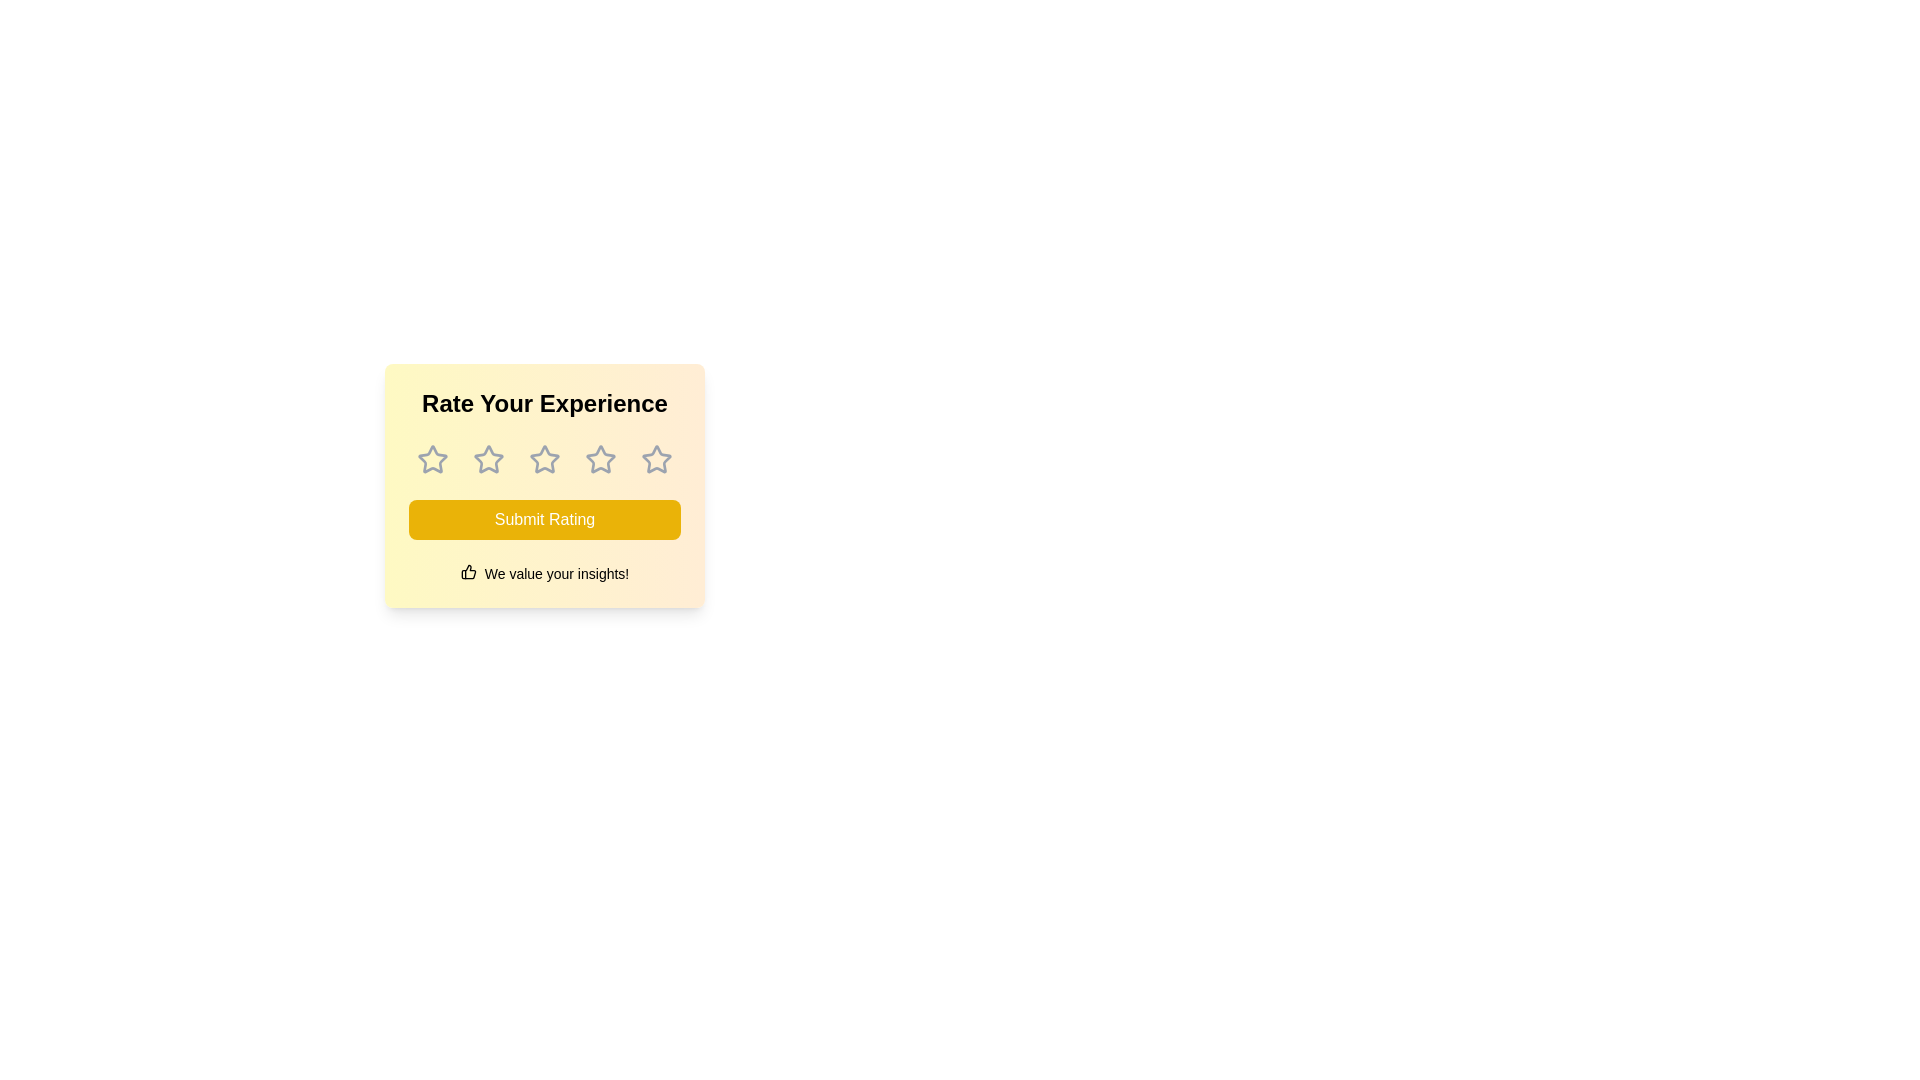 The height and width of the screenshot is (1080, 1920). What do you see at coordinates (489, 459) in the screenshot?
I see `the second star-shaped rating icon located under the heading 'Rate Your Experience' to rate it` at bounding box center [489, 459].